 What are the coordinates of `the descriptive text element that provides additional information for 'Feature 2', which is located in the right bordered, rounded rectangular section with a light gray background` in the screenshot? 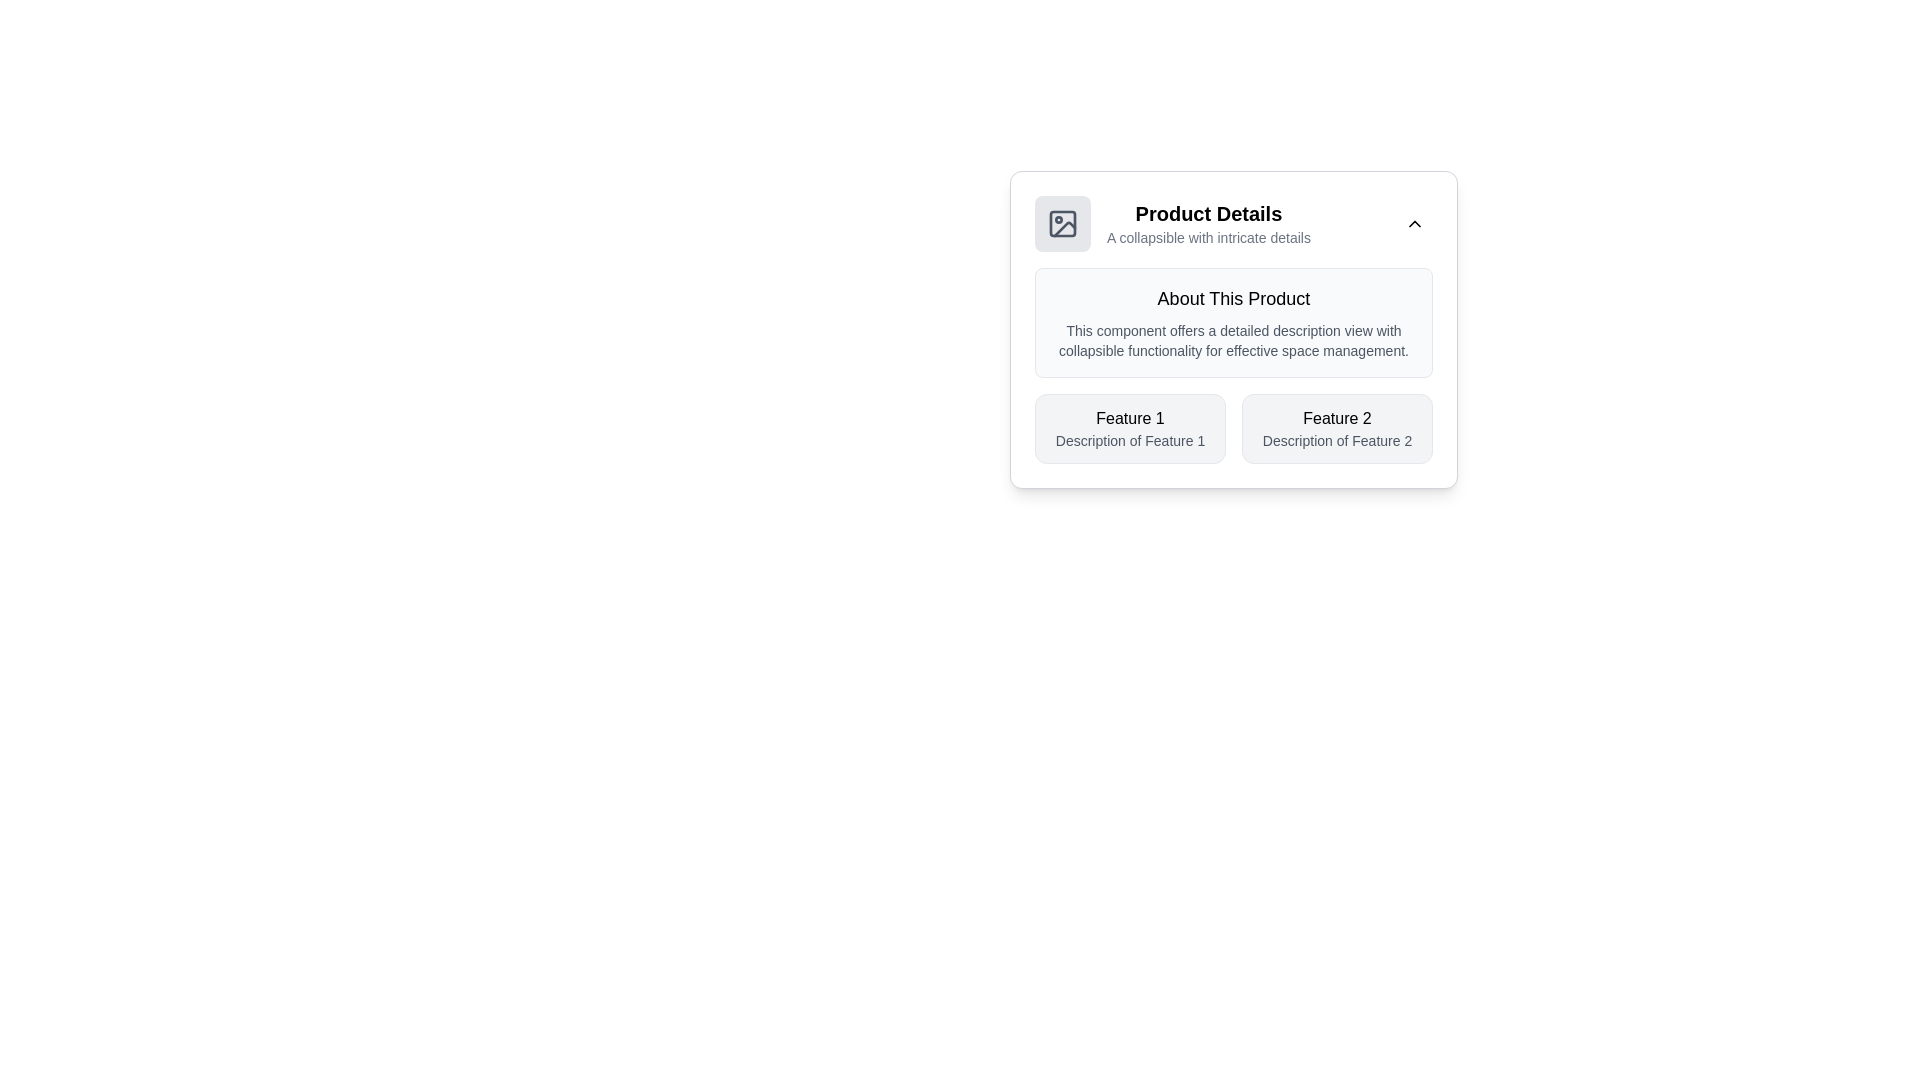 It's located at (1337, 439).